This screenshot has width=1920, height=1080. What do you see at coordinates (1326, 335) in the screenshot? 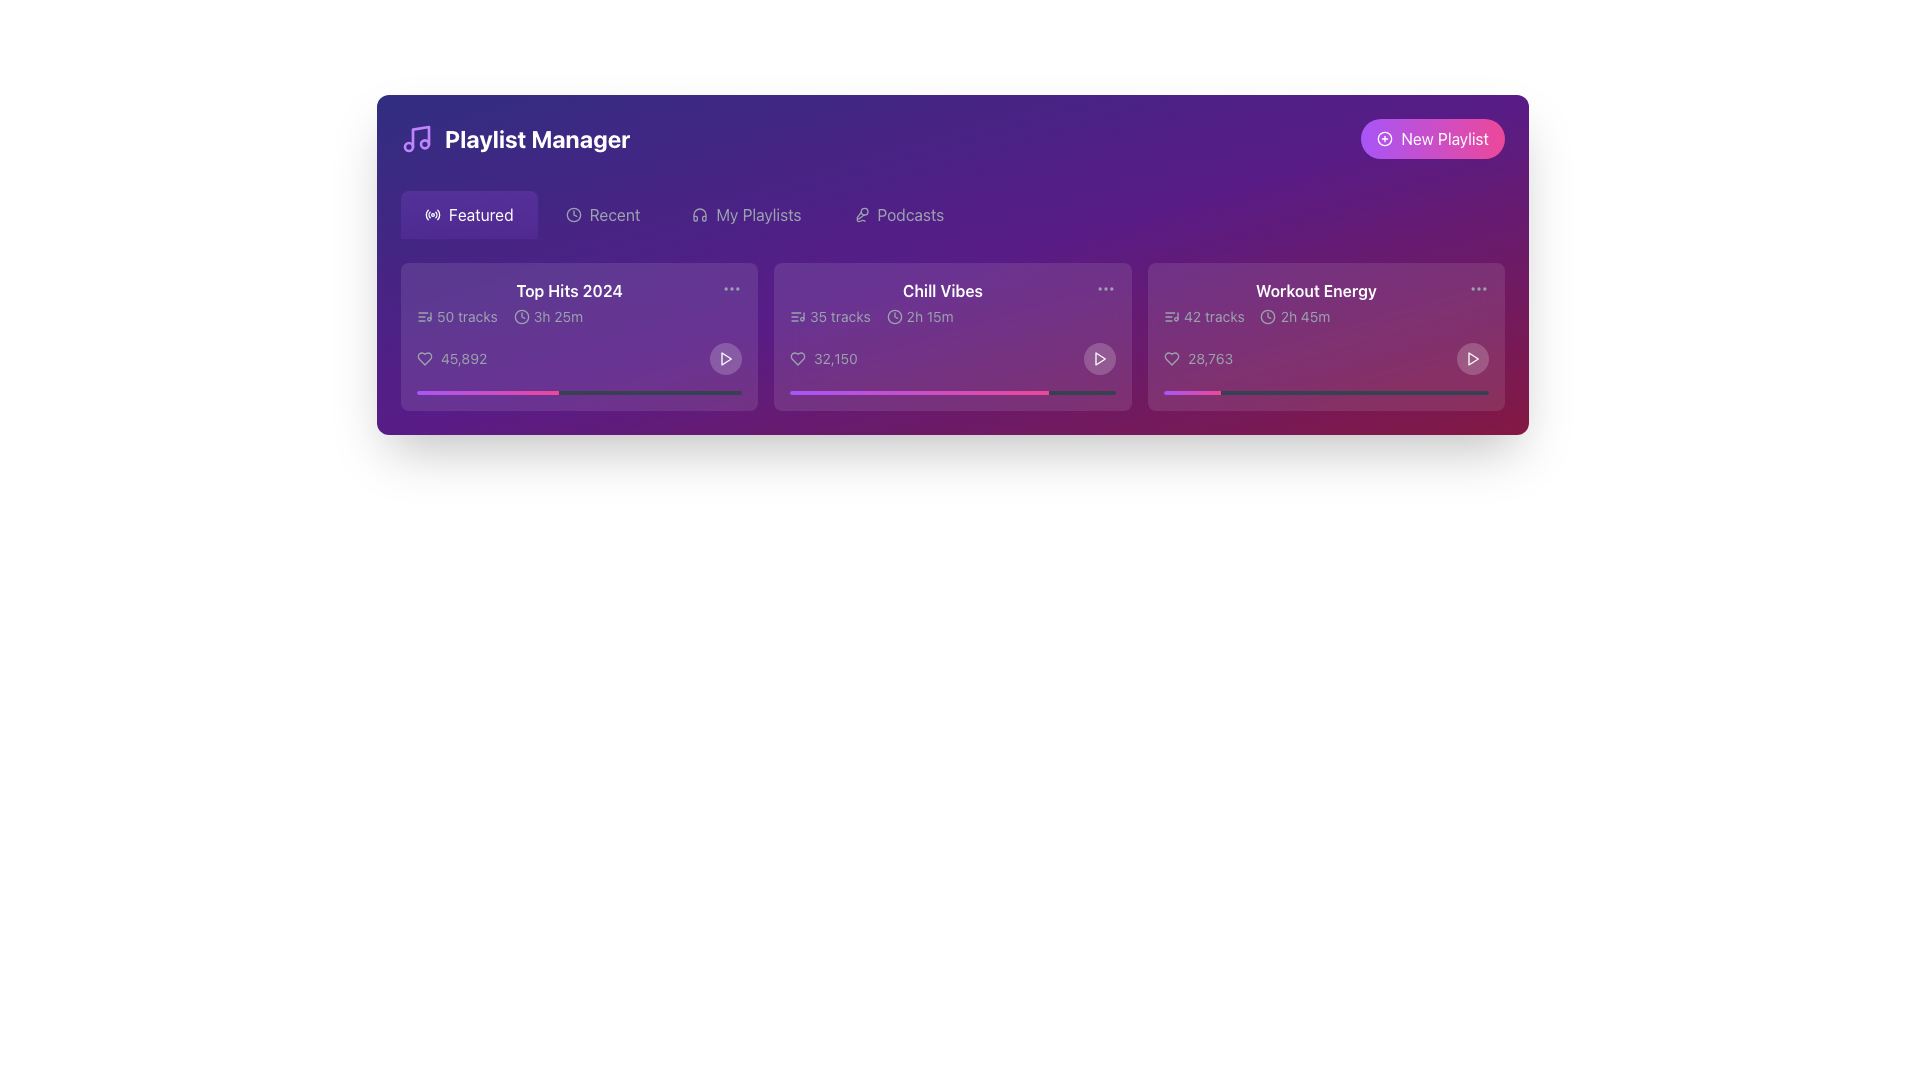
I see `the 'Workout Energy' playlist card, which is the third card in a grid layout on the rightmost side, adjacent to the 'Chill Vibes' and 'Top Hits 2024' cards` at bounding box center [1326, 335].